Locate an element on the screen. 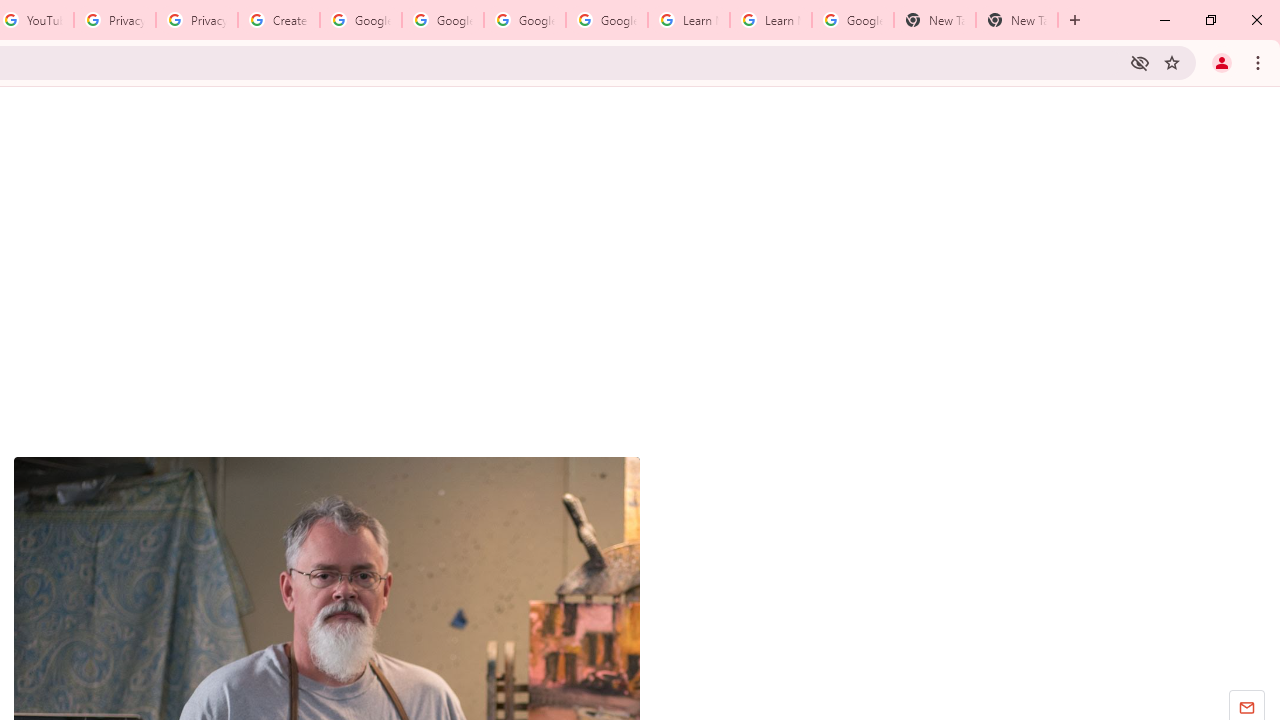 The height and width of the screenshot is (720, 1280). 'Create your Google Account' is located at coordinates (278, 20).